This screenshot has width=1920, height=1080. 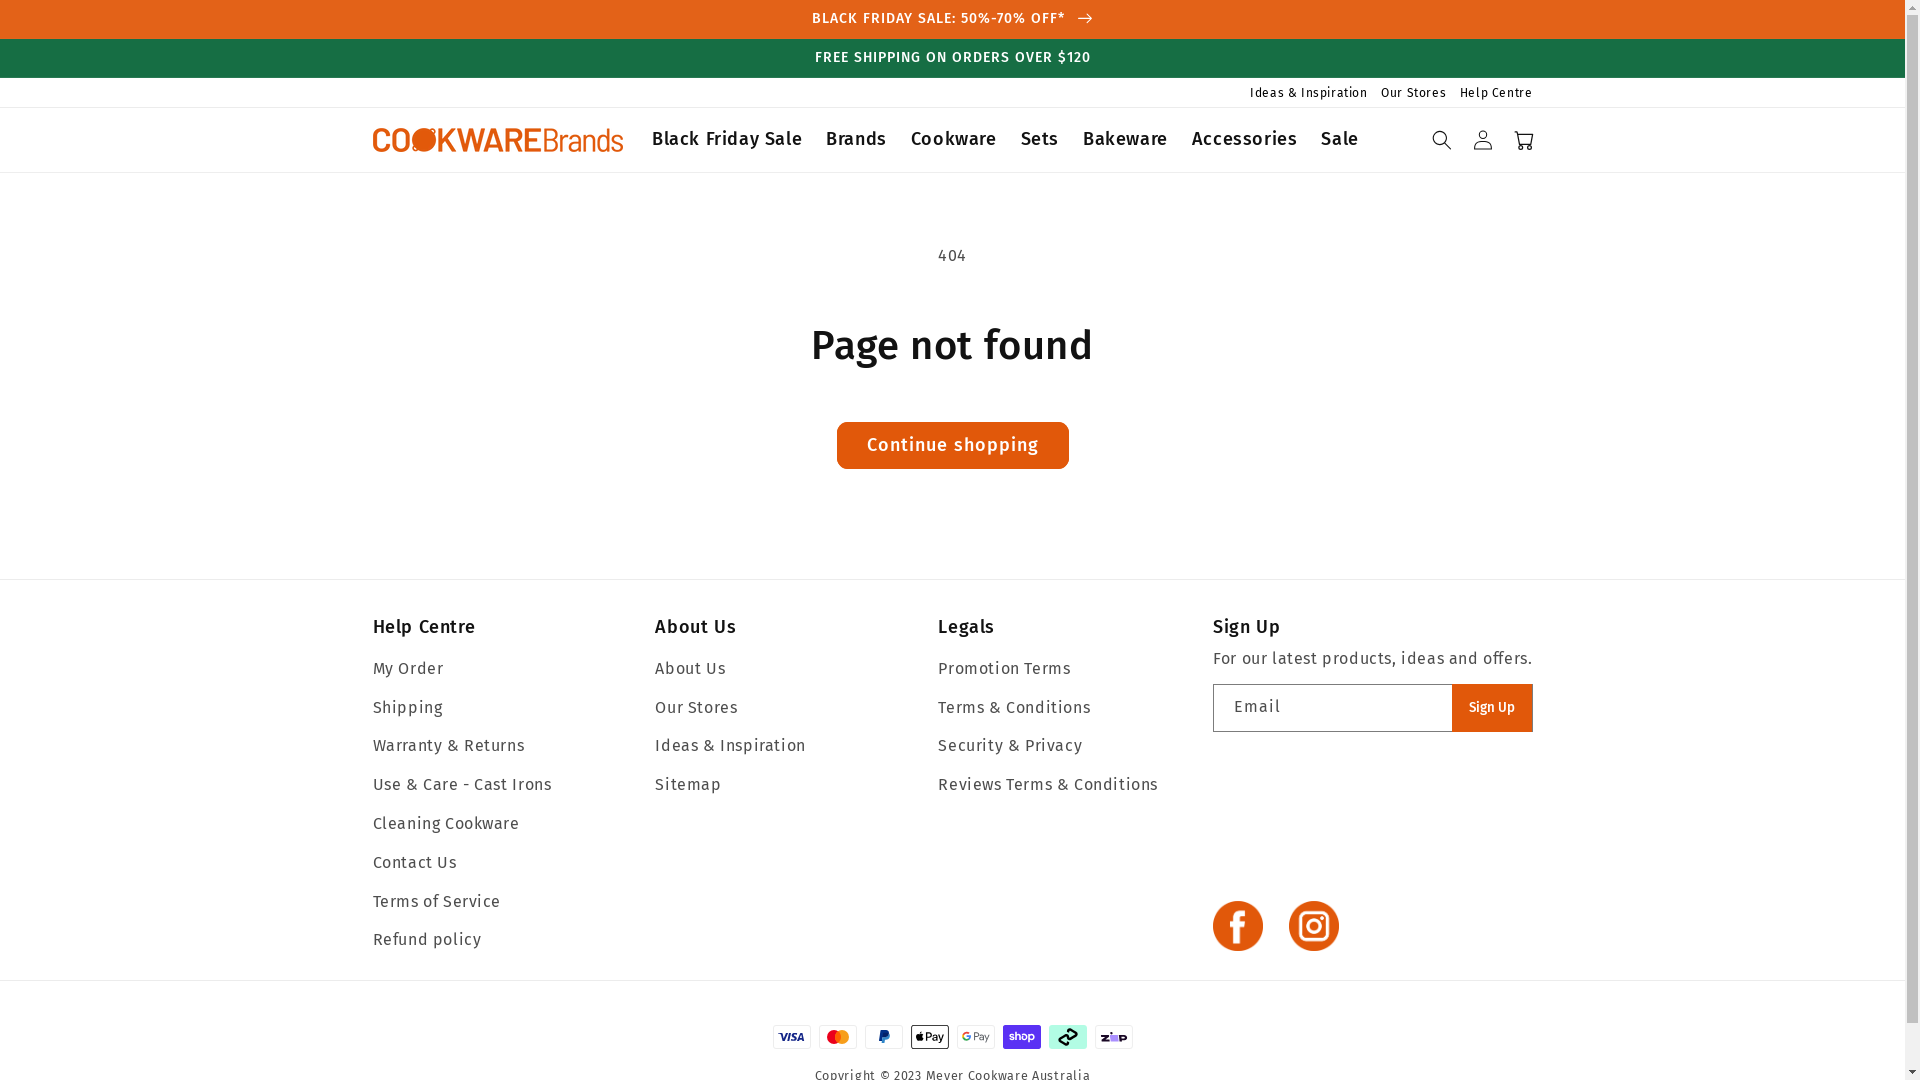 What do you see at coordinates (1305, 92) in the screenshot?
I see `'Ideas & Inspiration'` at bounding box center [1305, 92].